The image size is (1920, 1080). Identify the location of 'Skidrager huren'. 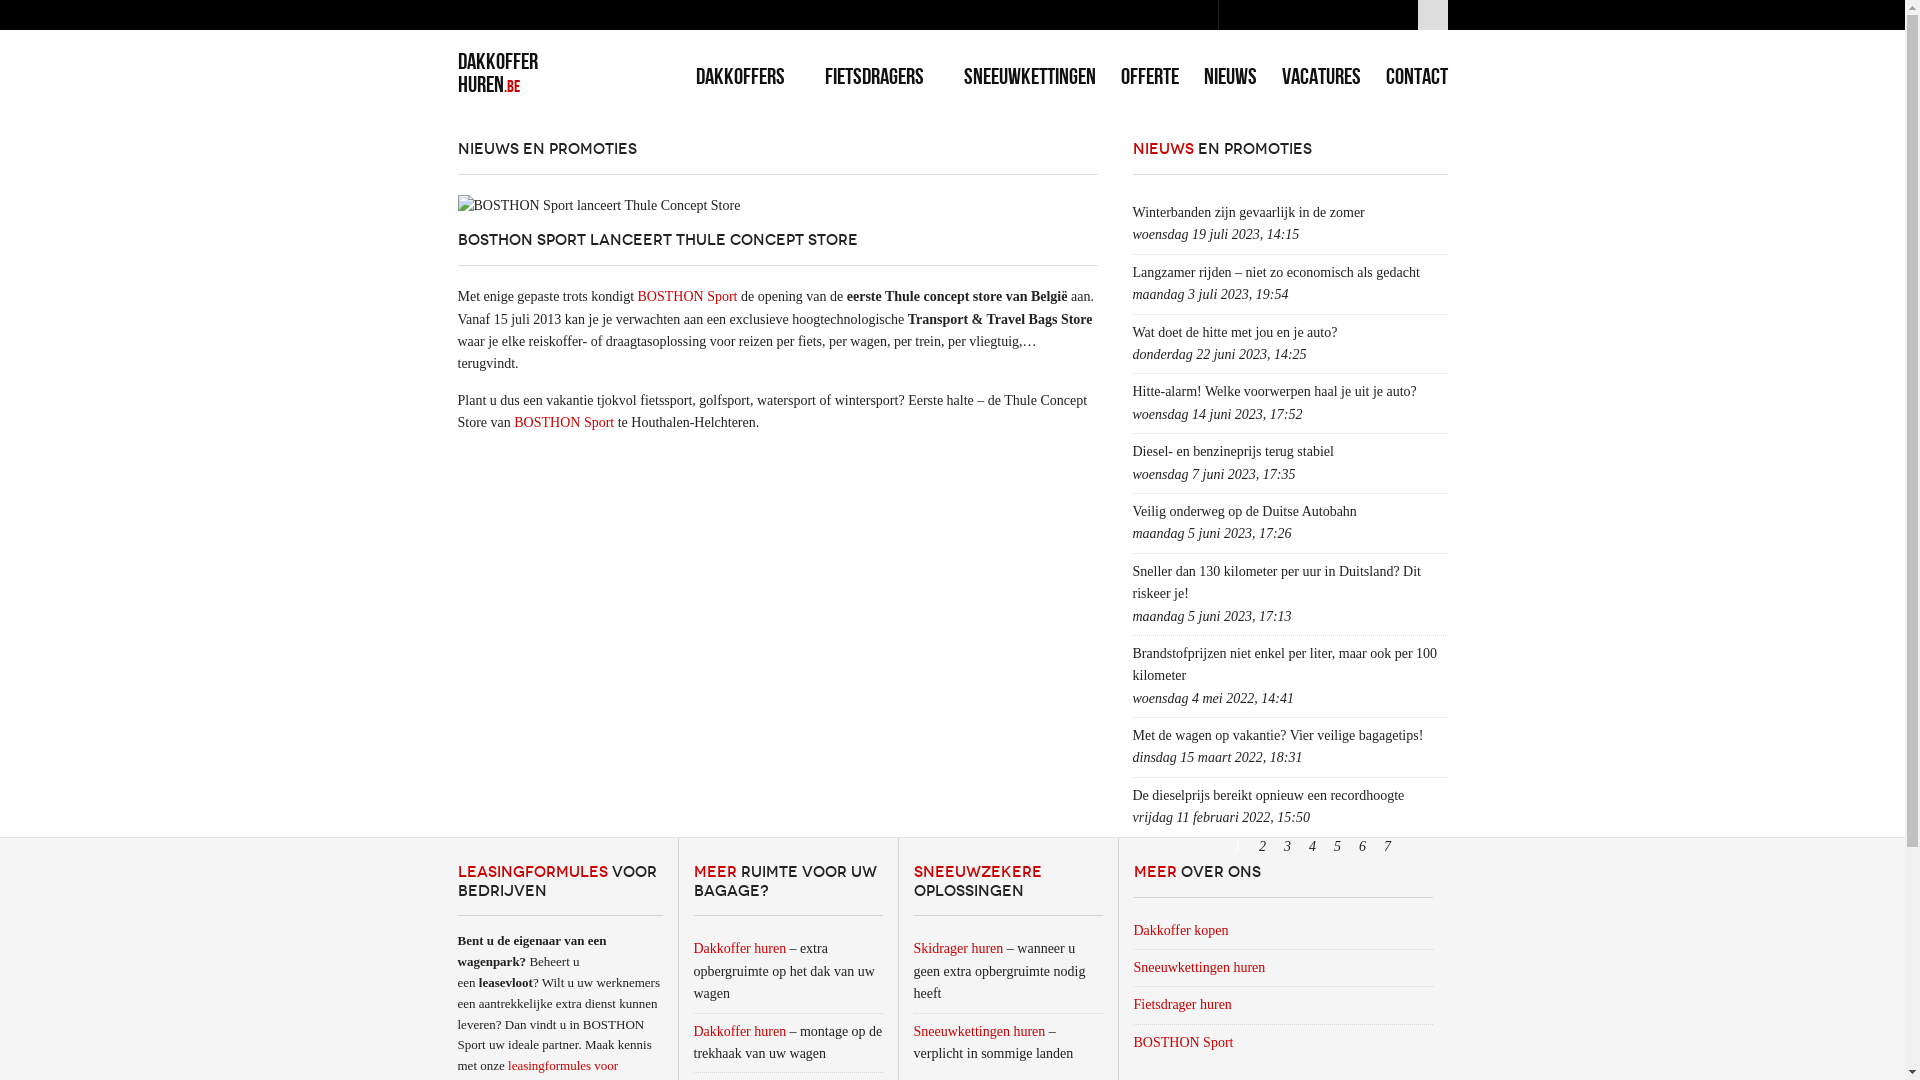
(958, 947).